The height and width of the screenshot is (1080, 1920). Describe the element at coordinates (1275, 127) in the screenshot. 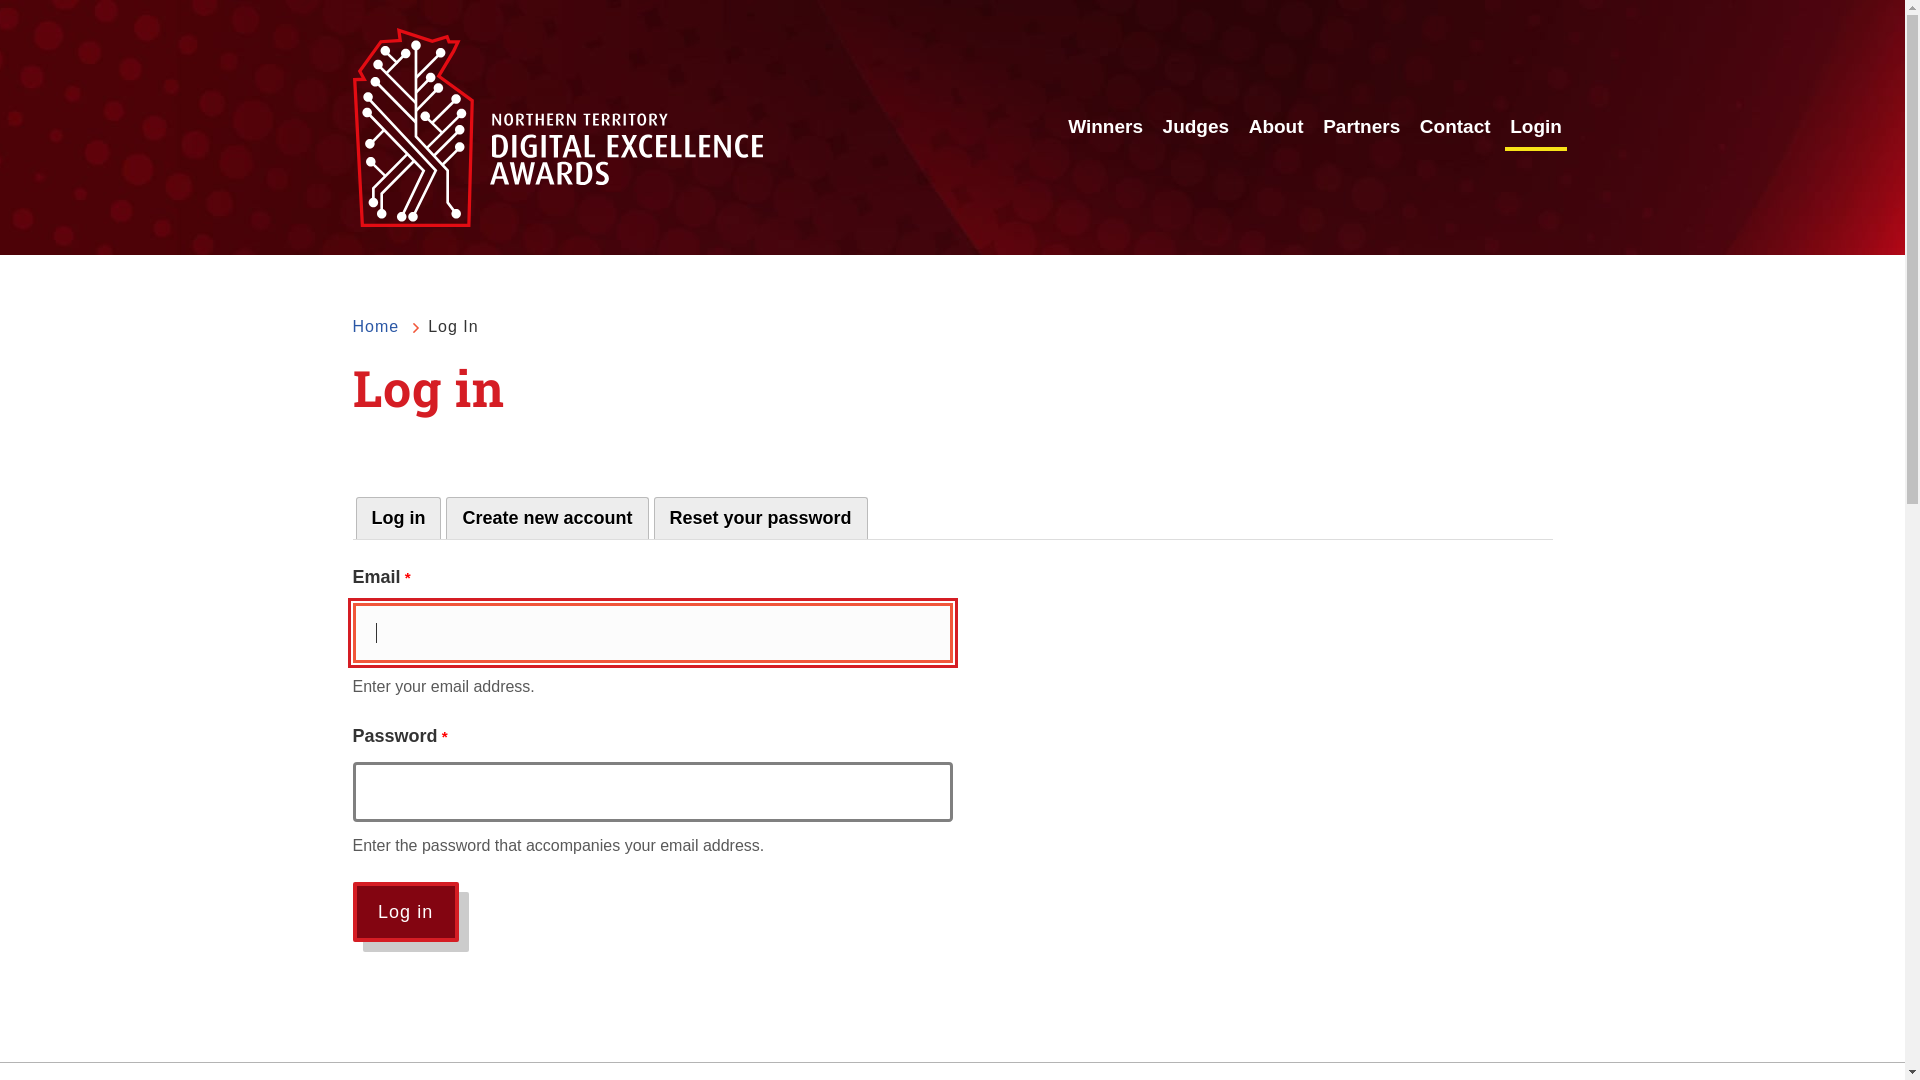

I see `'About'` at that location.